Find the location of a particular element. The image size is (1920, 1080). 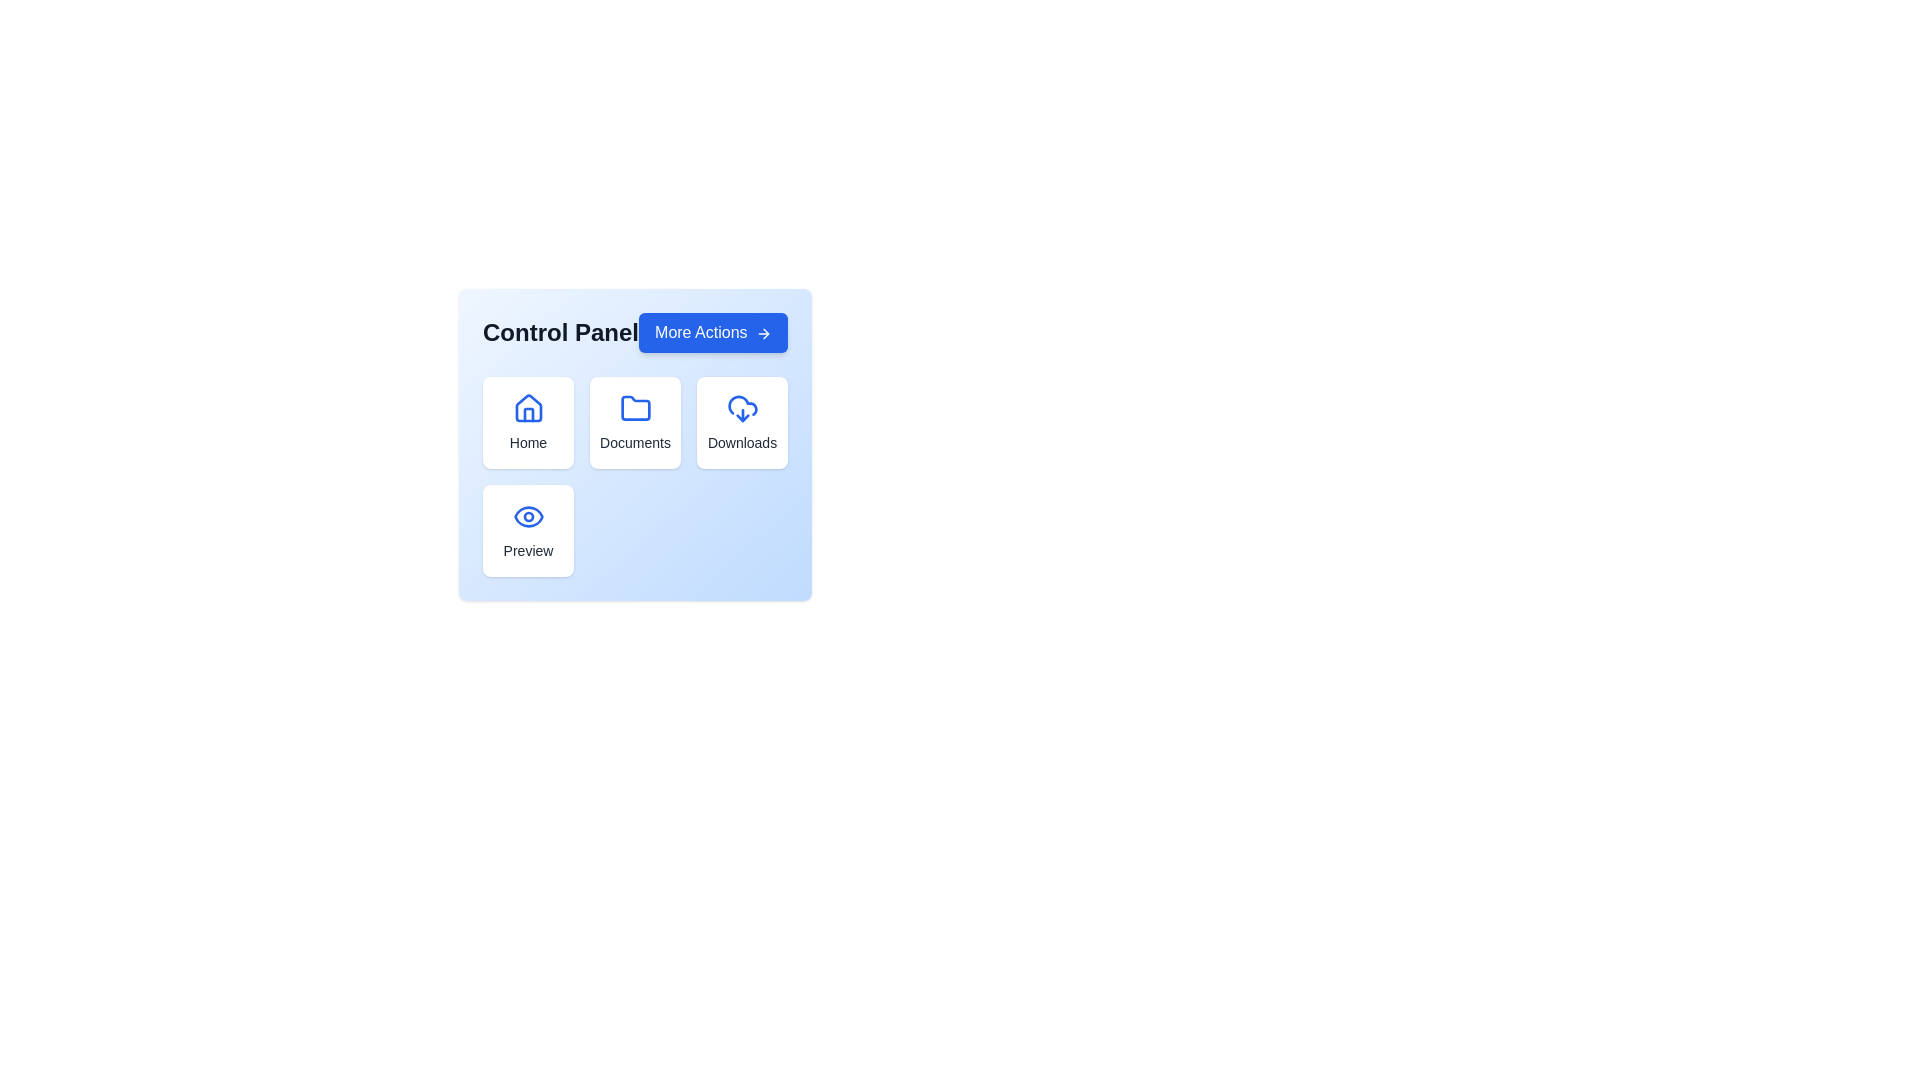

the 'Documents' card in the interactive control panel, which is the second card from the left in the top row of the grid layout is located at coordinates (634, 443).